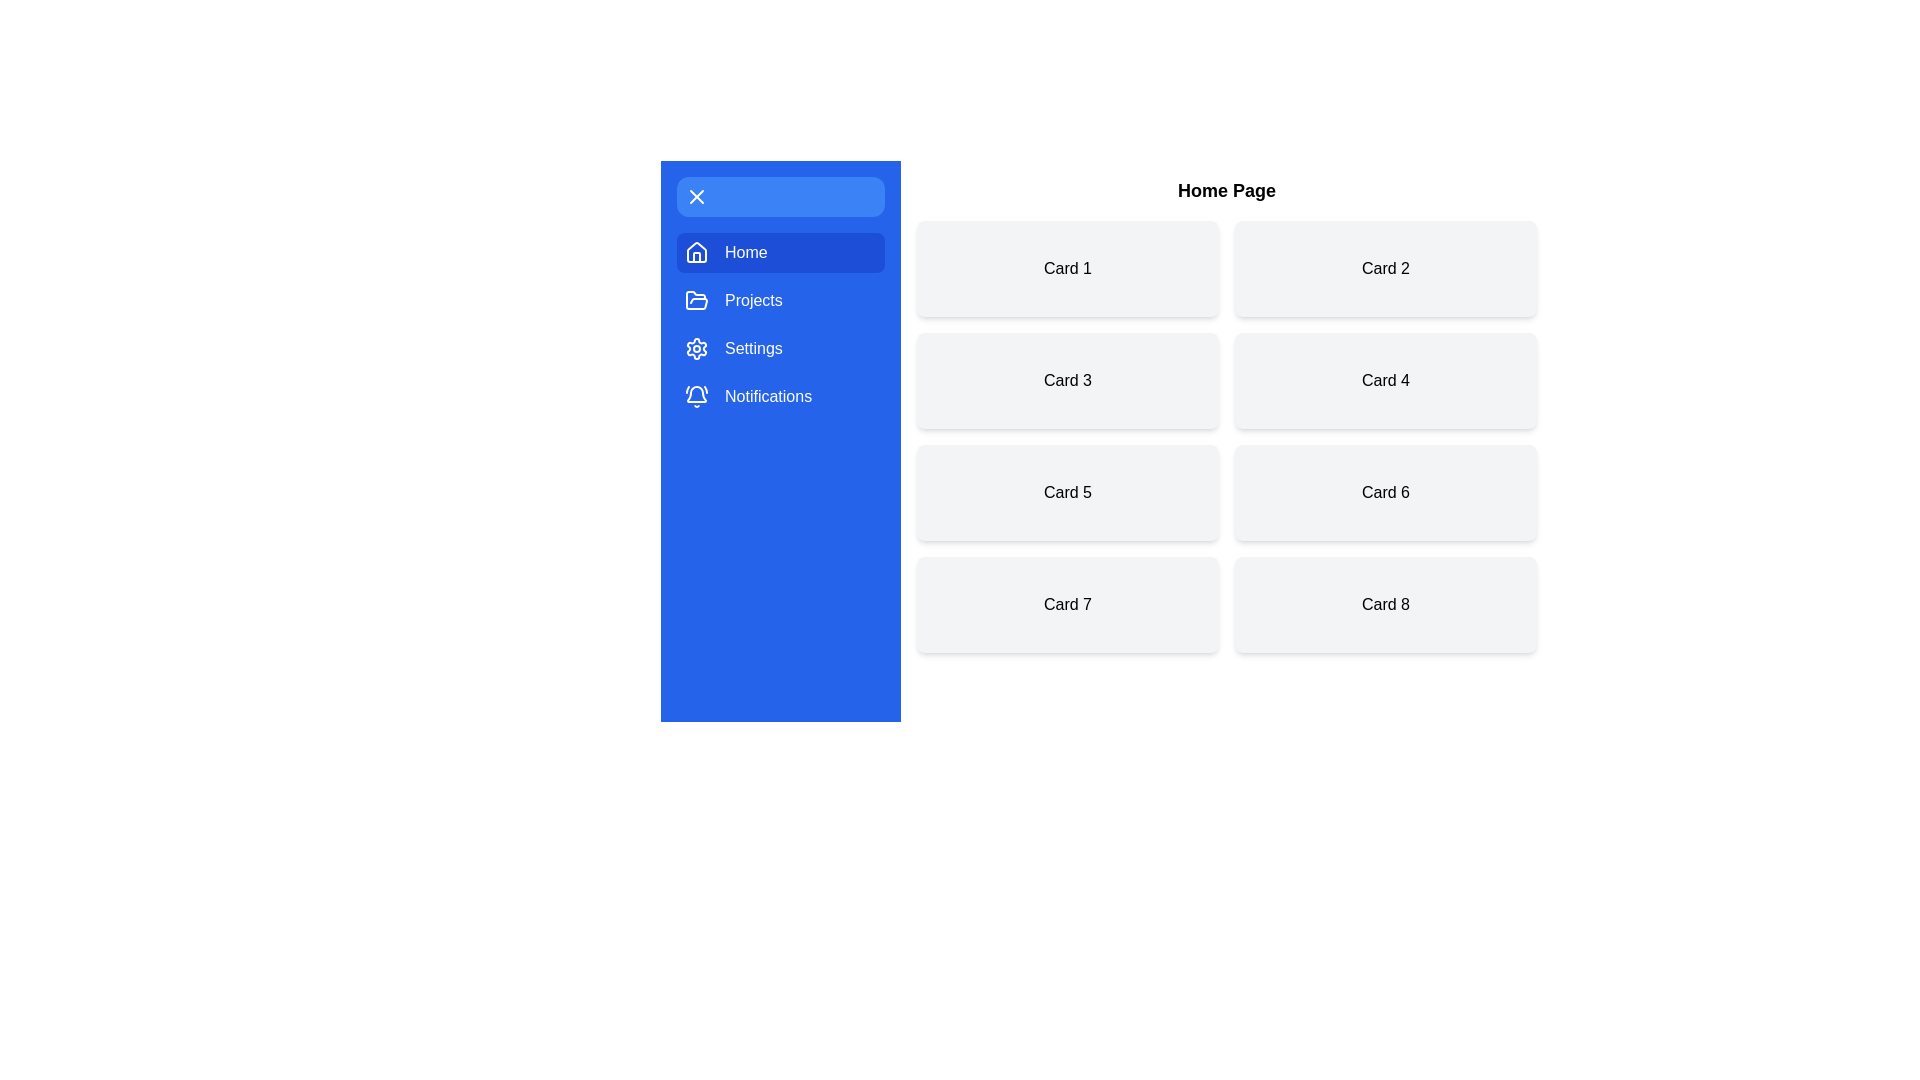 The image size is (1920, 1080). Describe the element at coordinates (780, 300) in the screenshot. I see `the menu item Projects` at that location.